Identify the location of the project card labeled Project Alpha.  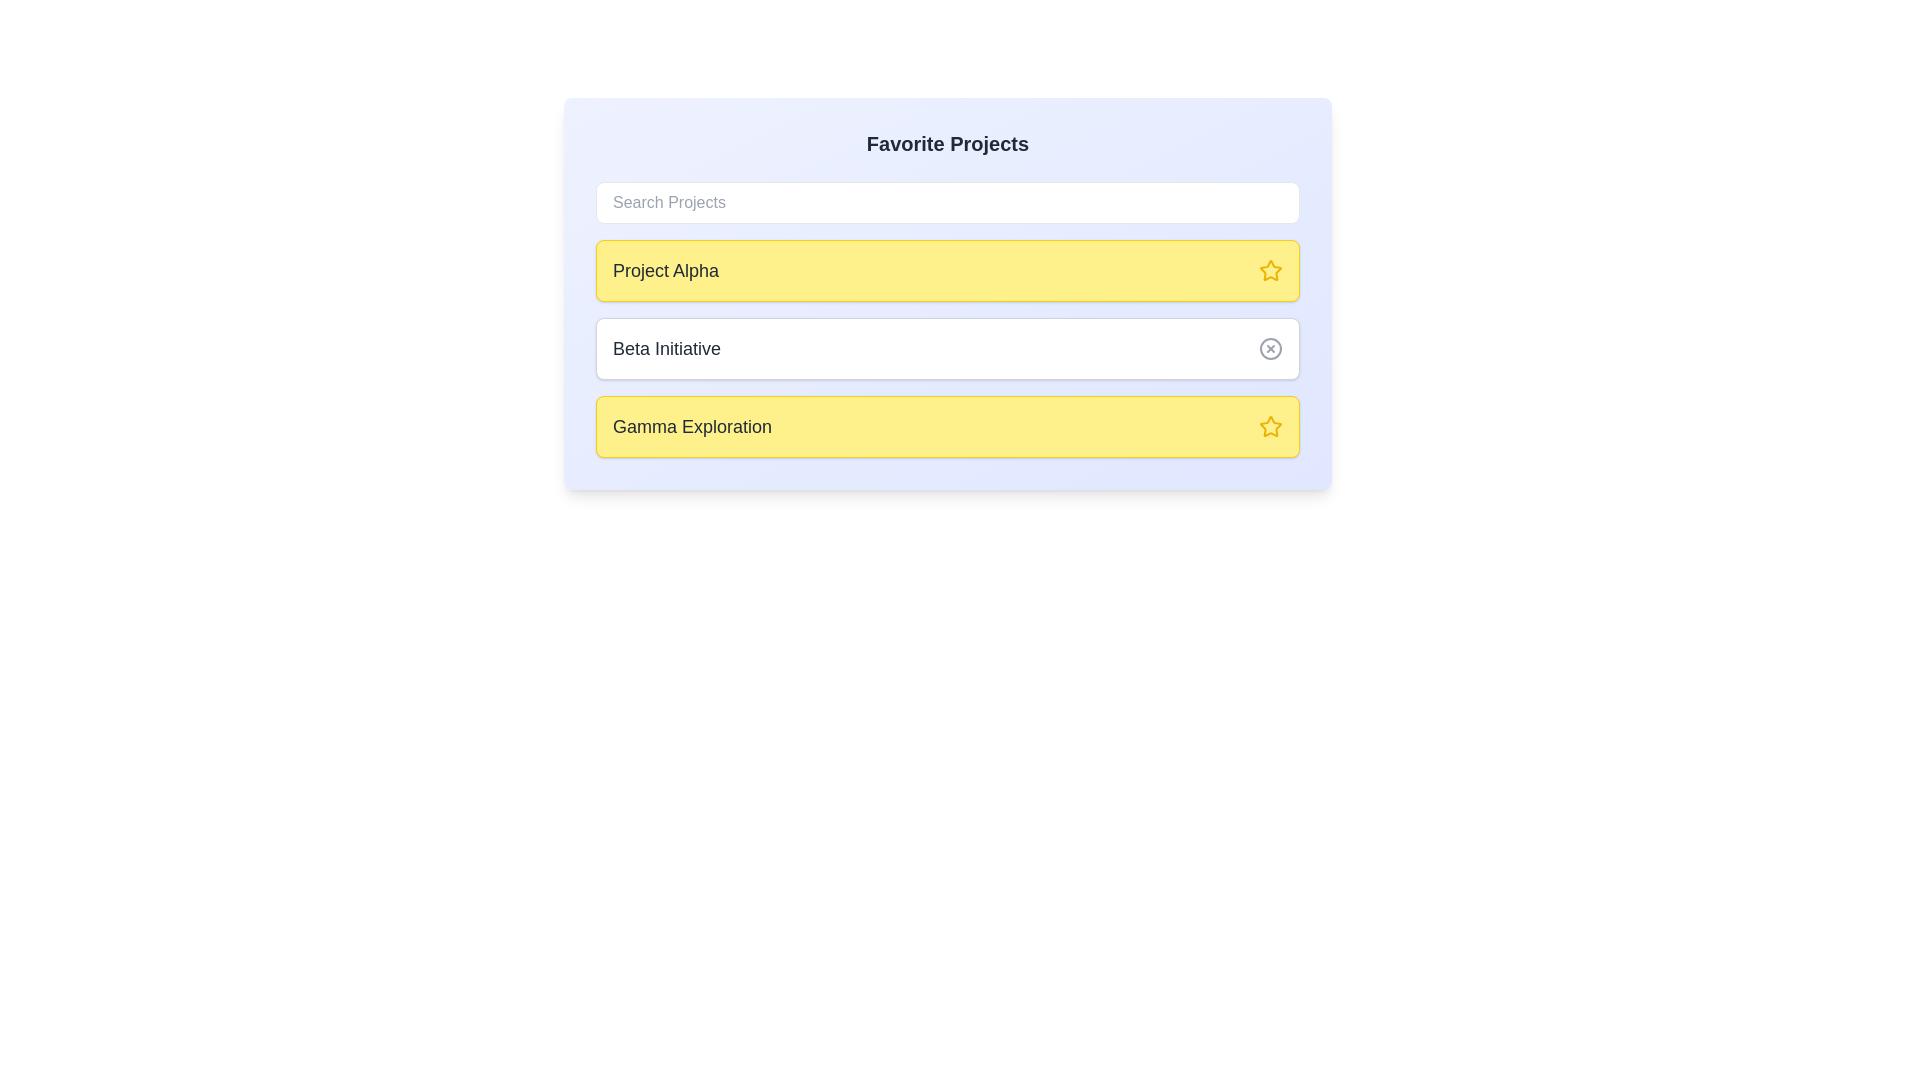
(947, 270).